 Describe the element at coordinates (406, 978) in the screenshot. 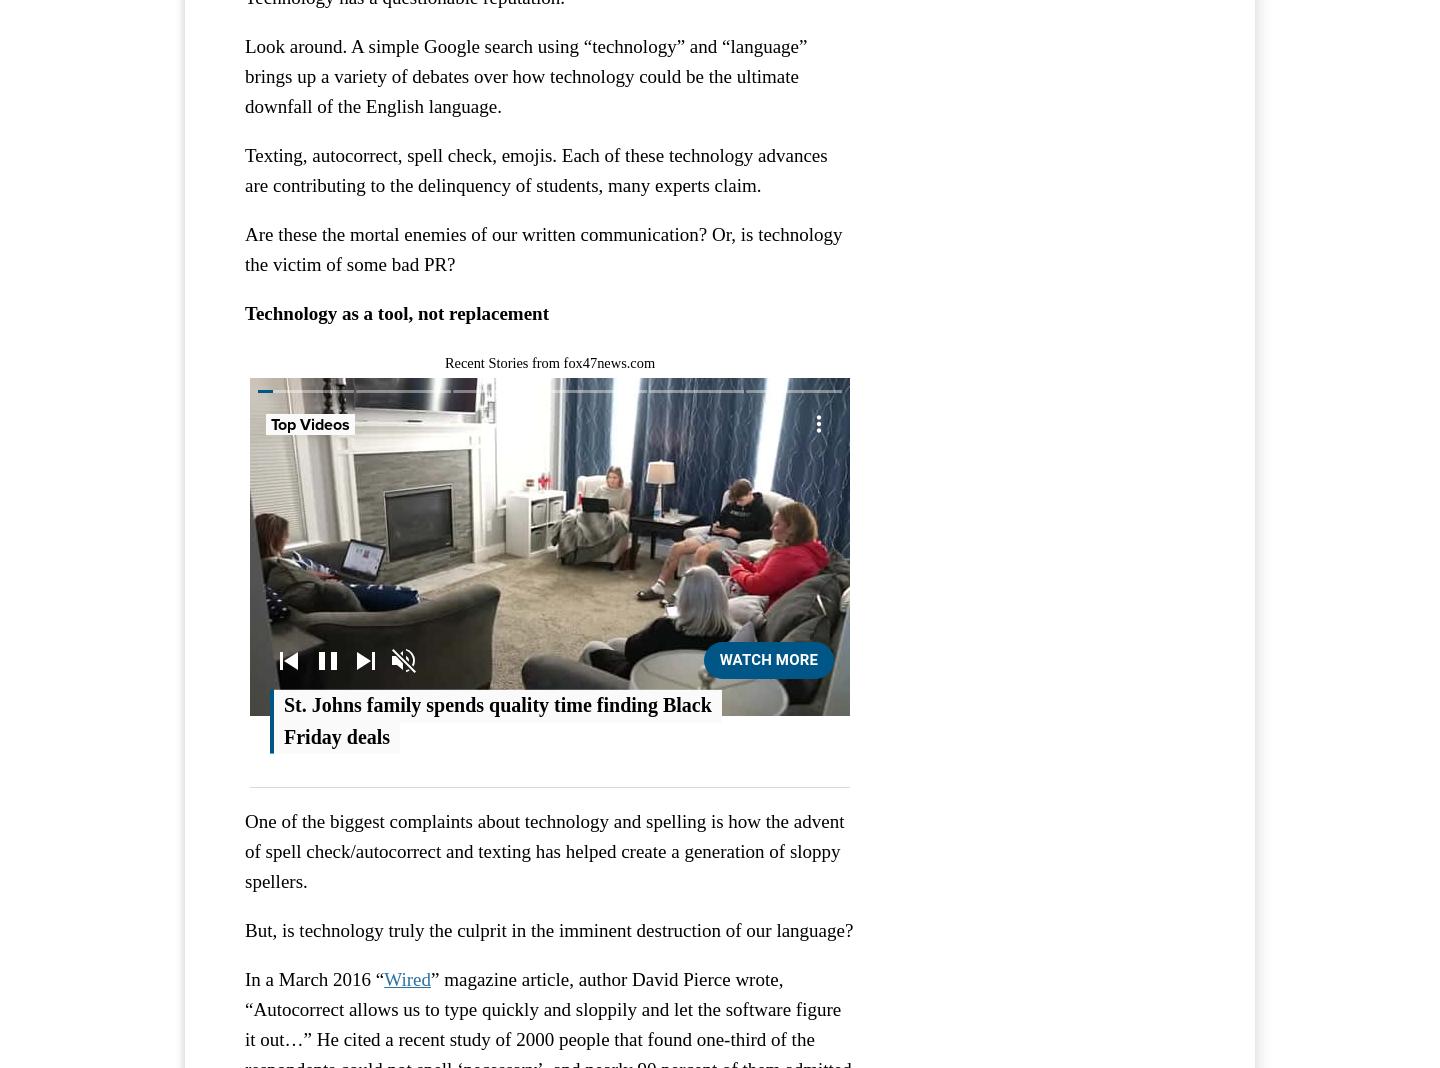

I see `'Wired'` at that location.